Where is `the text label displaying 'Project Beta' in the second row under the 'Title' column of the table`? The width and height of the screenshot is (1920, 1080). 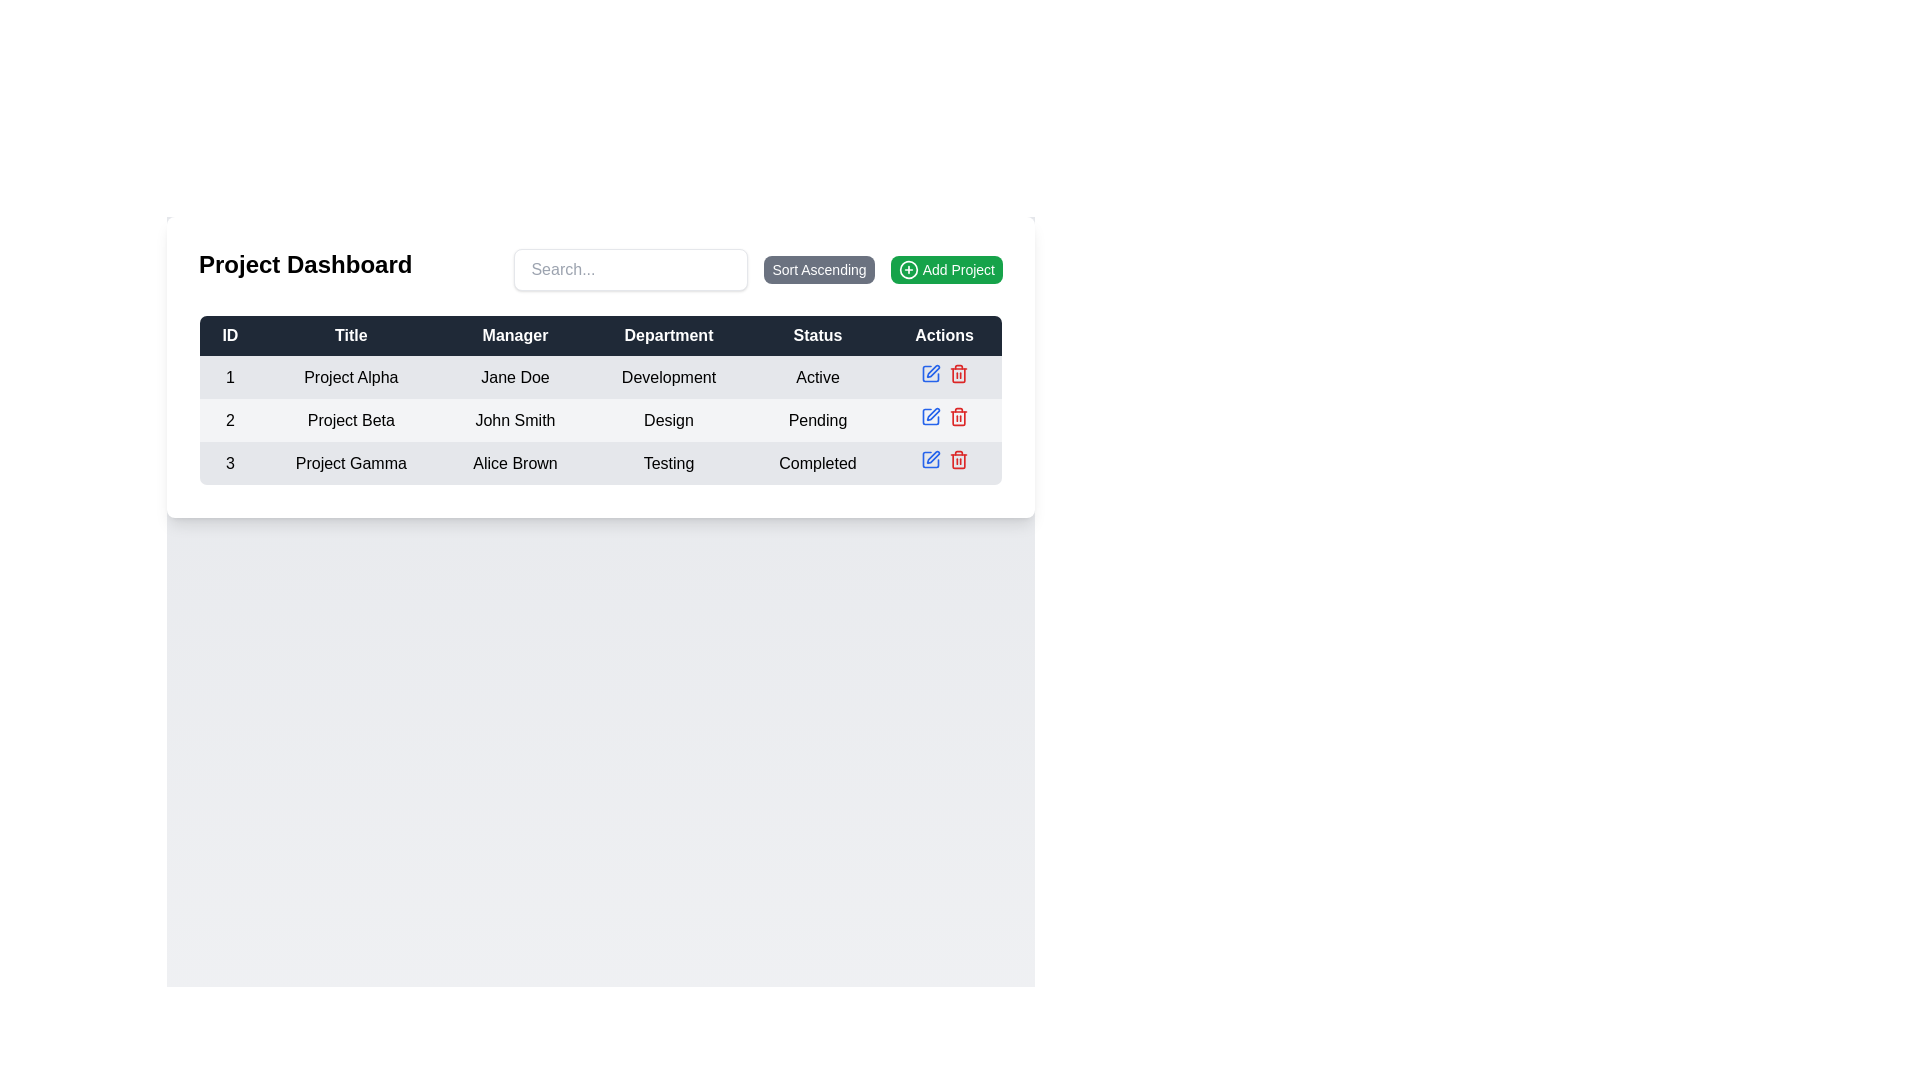 the text label displaying 'Project Beta' in the second row under the 'Title' column of the table is located at coordinates (351, 419).